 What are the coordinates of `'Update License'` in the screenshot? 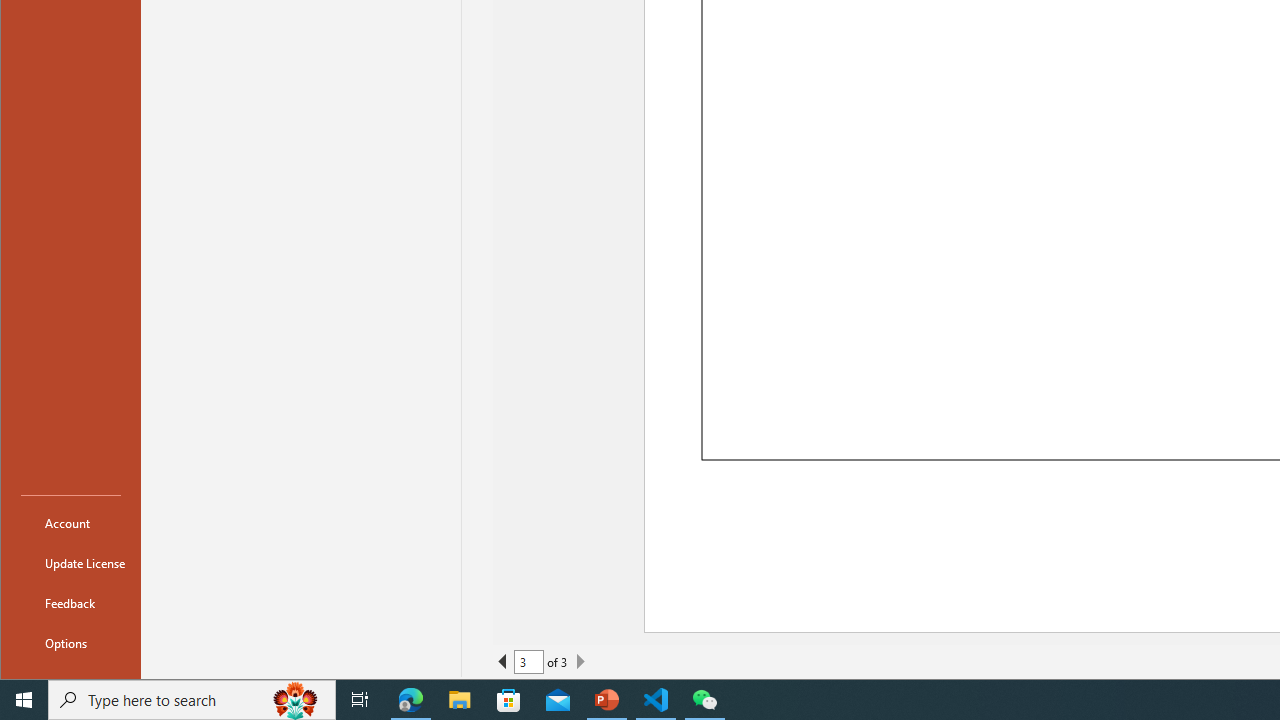 It's located at (71, 563).